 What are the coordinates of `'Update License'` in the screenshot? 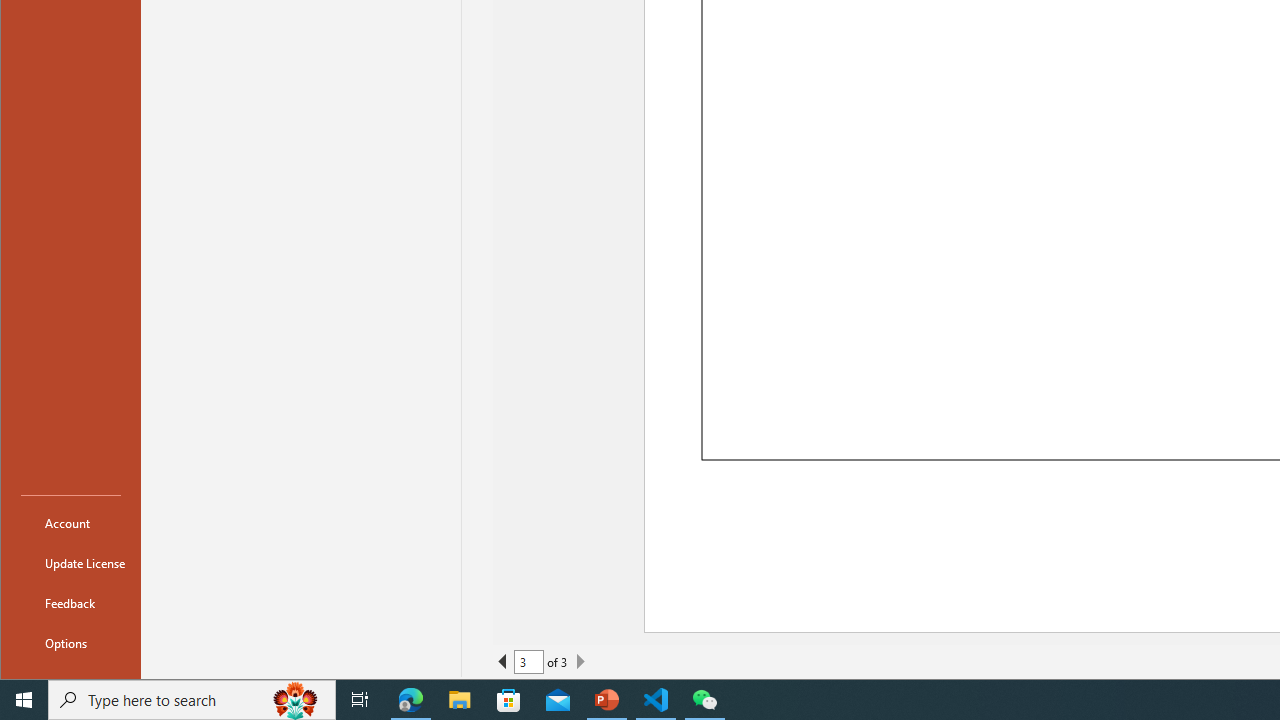 It's located at (71, 563).